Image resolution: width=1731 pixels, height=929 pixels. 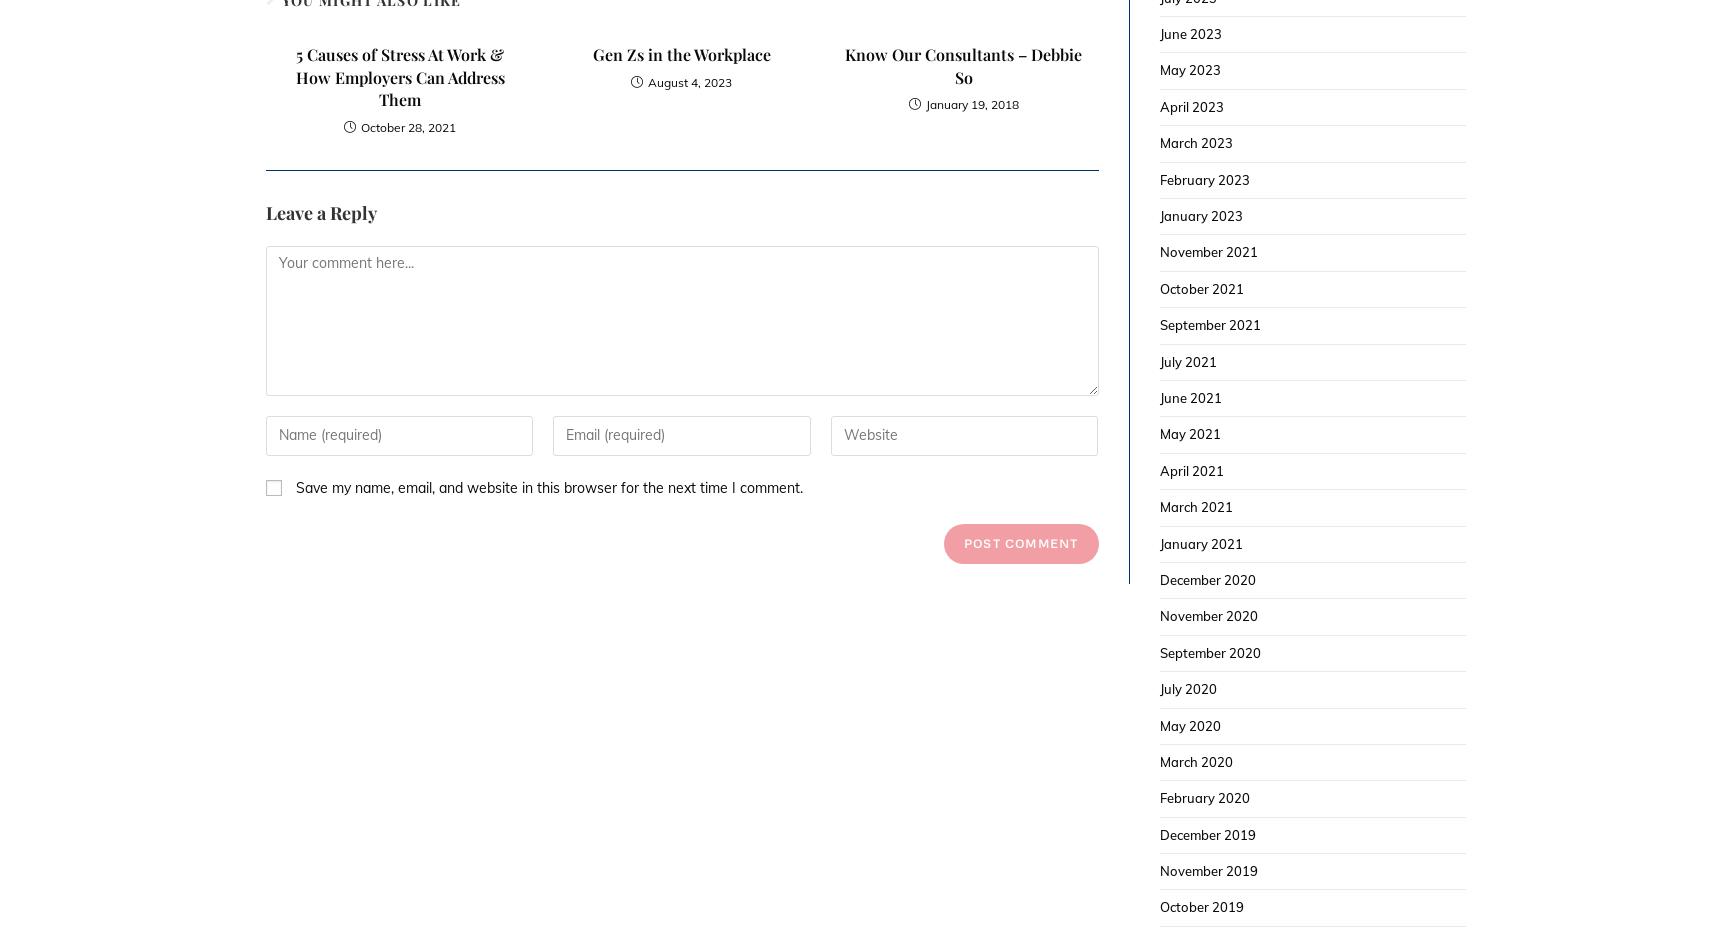 I want to click on 'March 2021', so click(x=1195, y=506).